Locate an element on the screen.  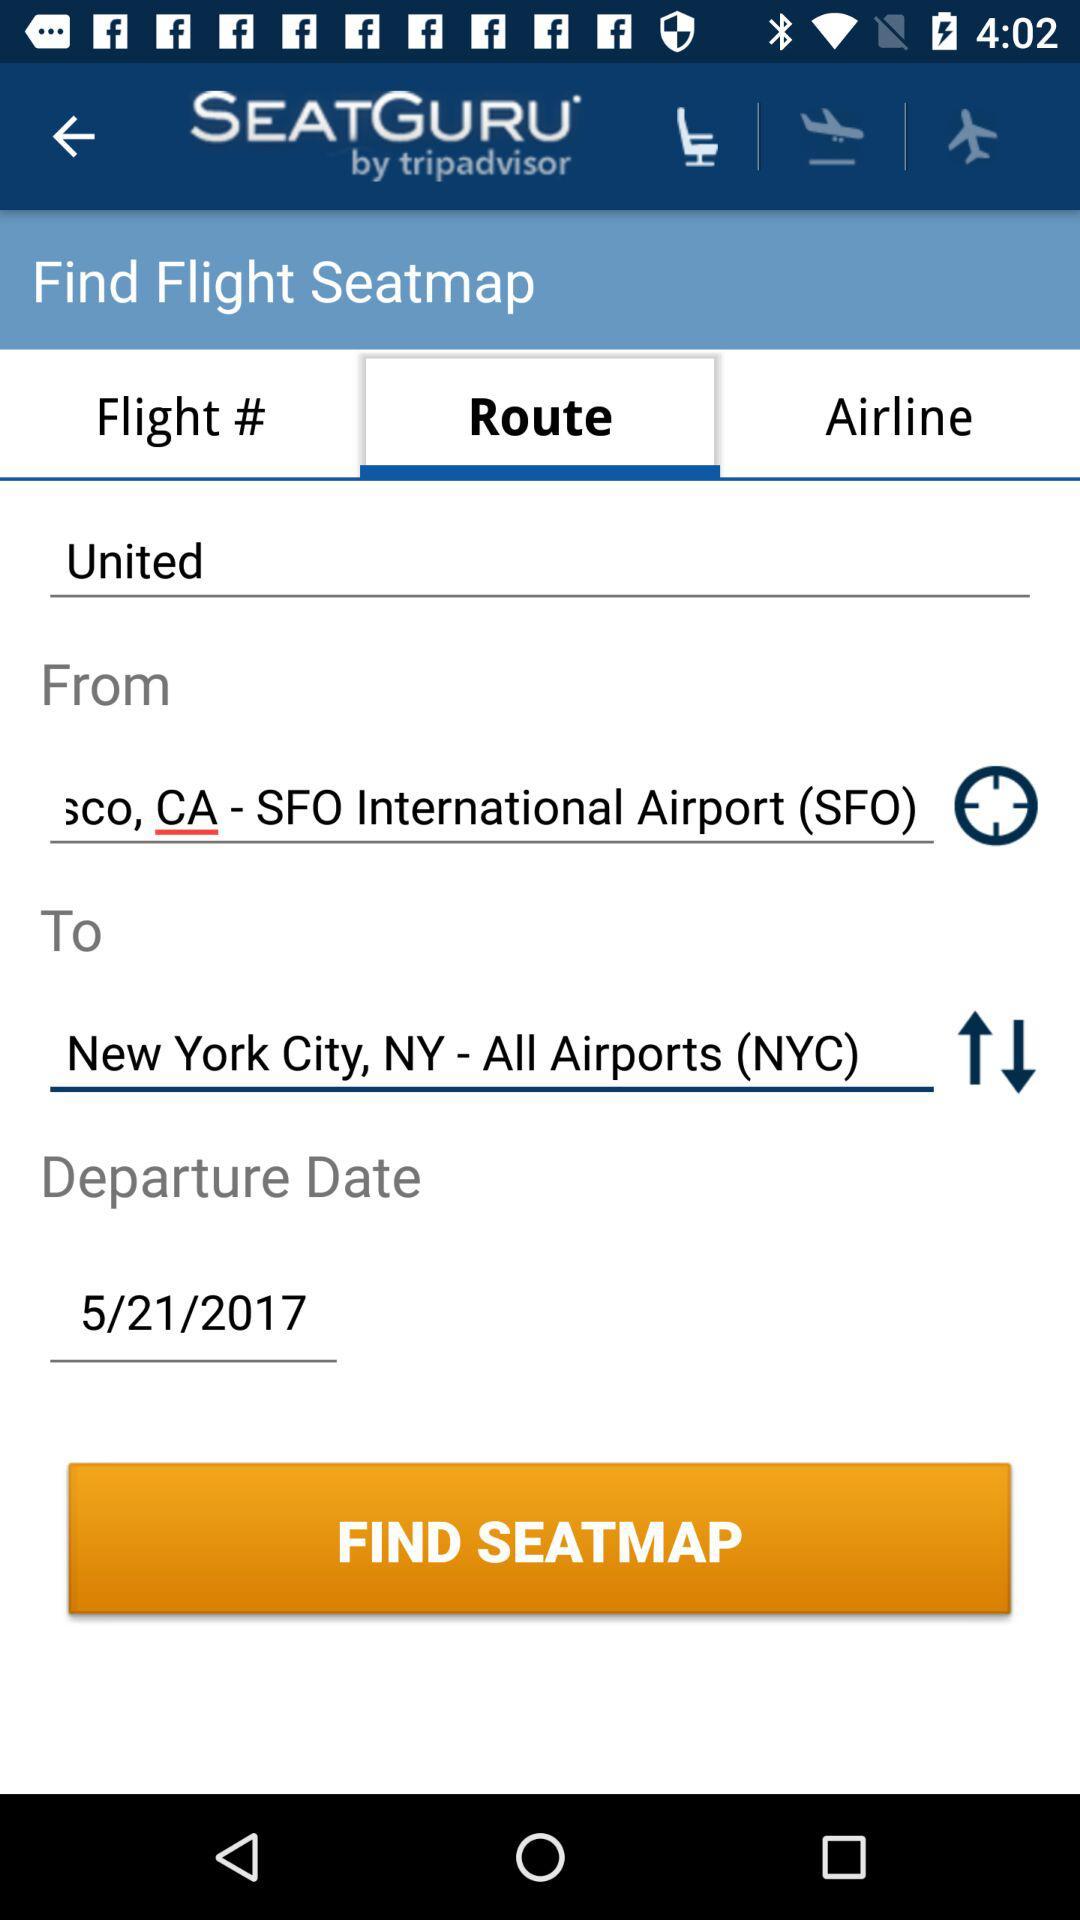
upward down ward option is located at coordinates (996, 1050).